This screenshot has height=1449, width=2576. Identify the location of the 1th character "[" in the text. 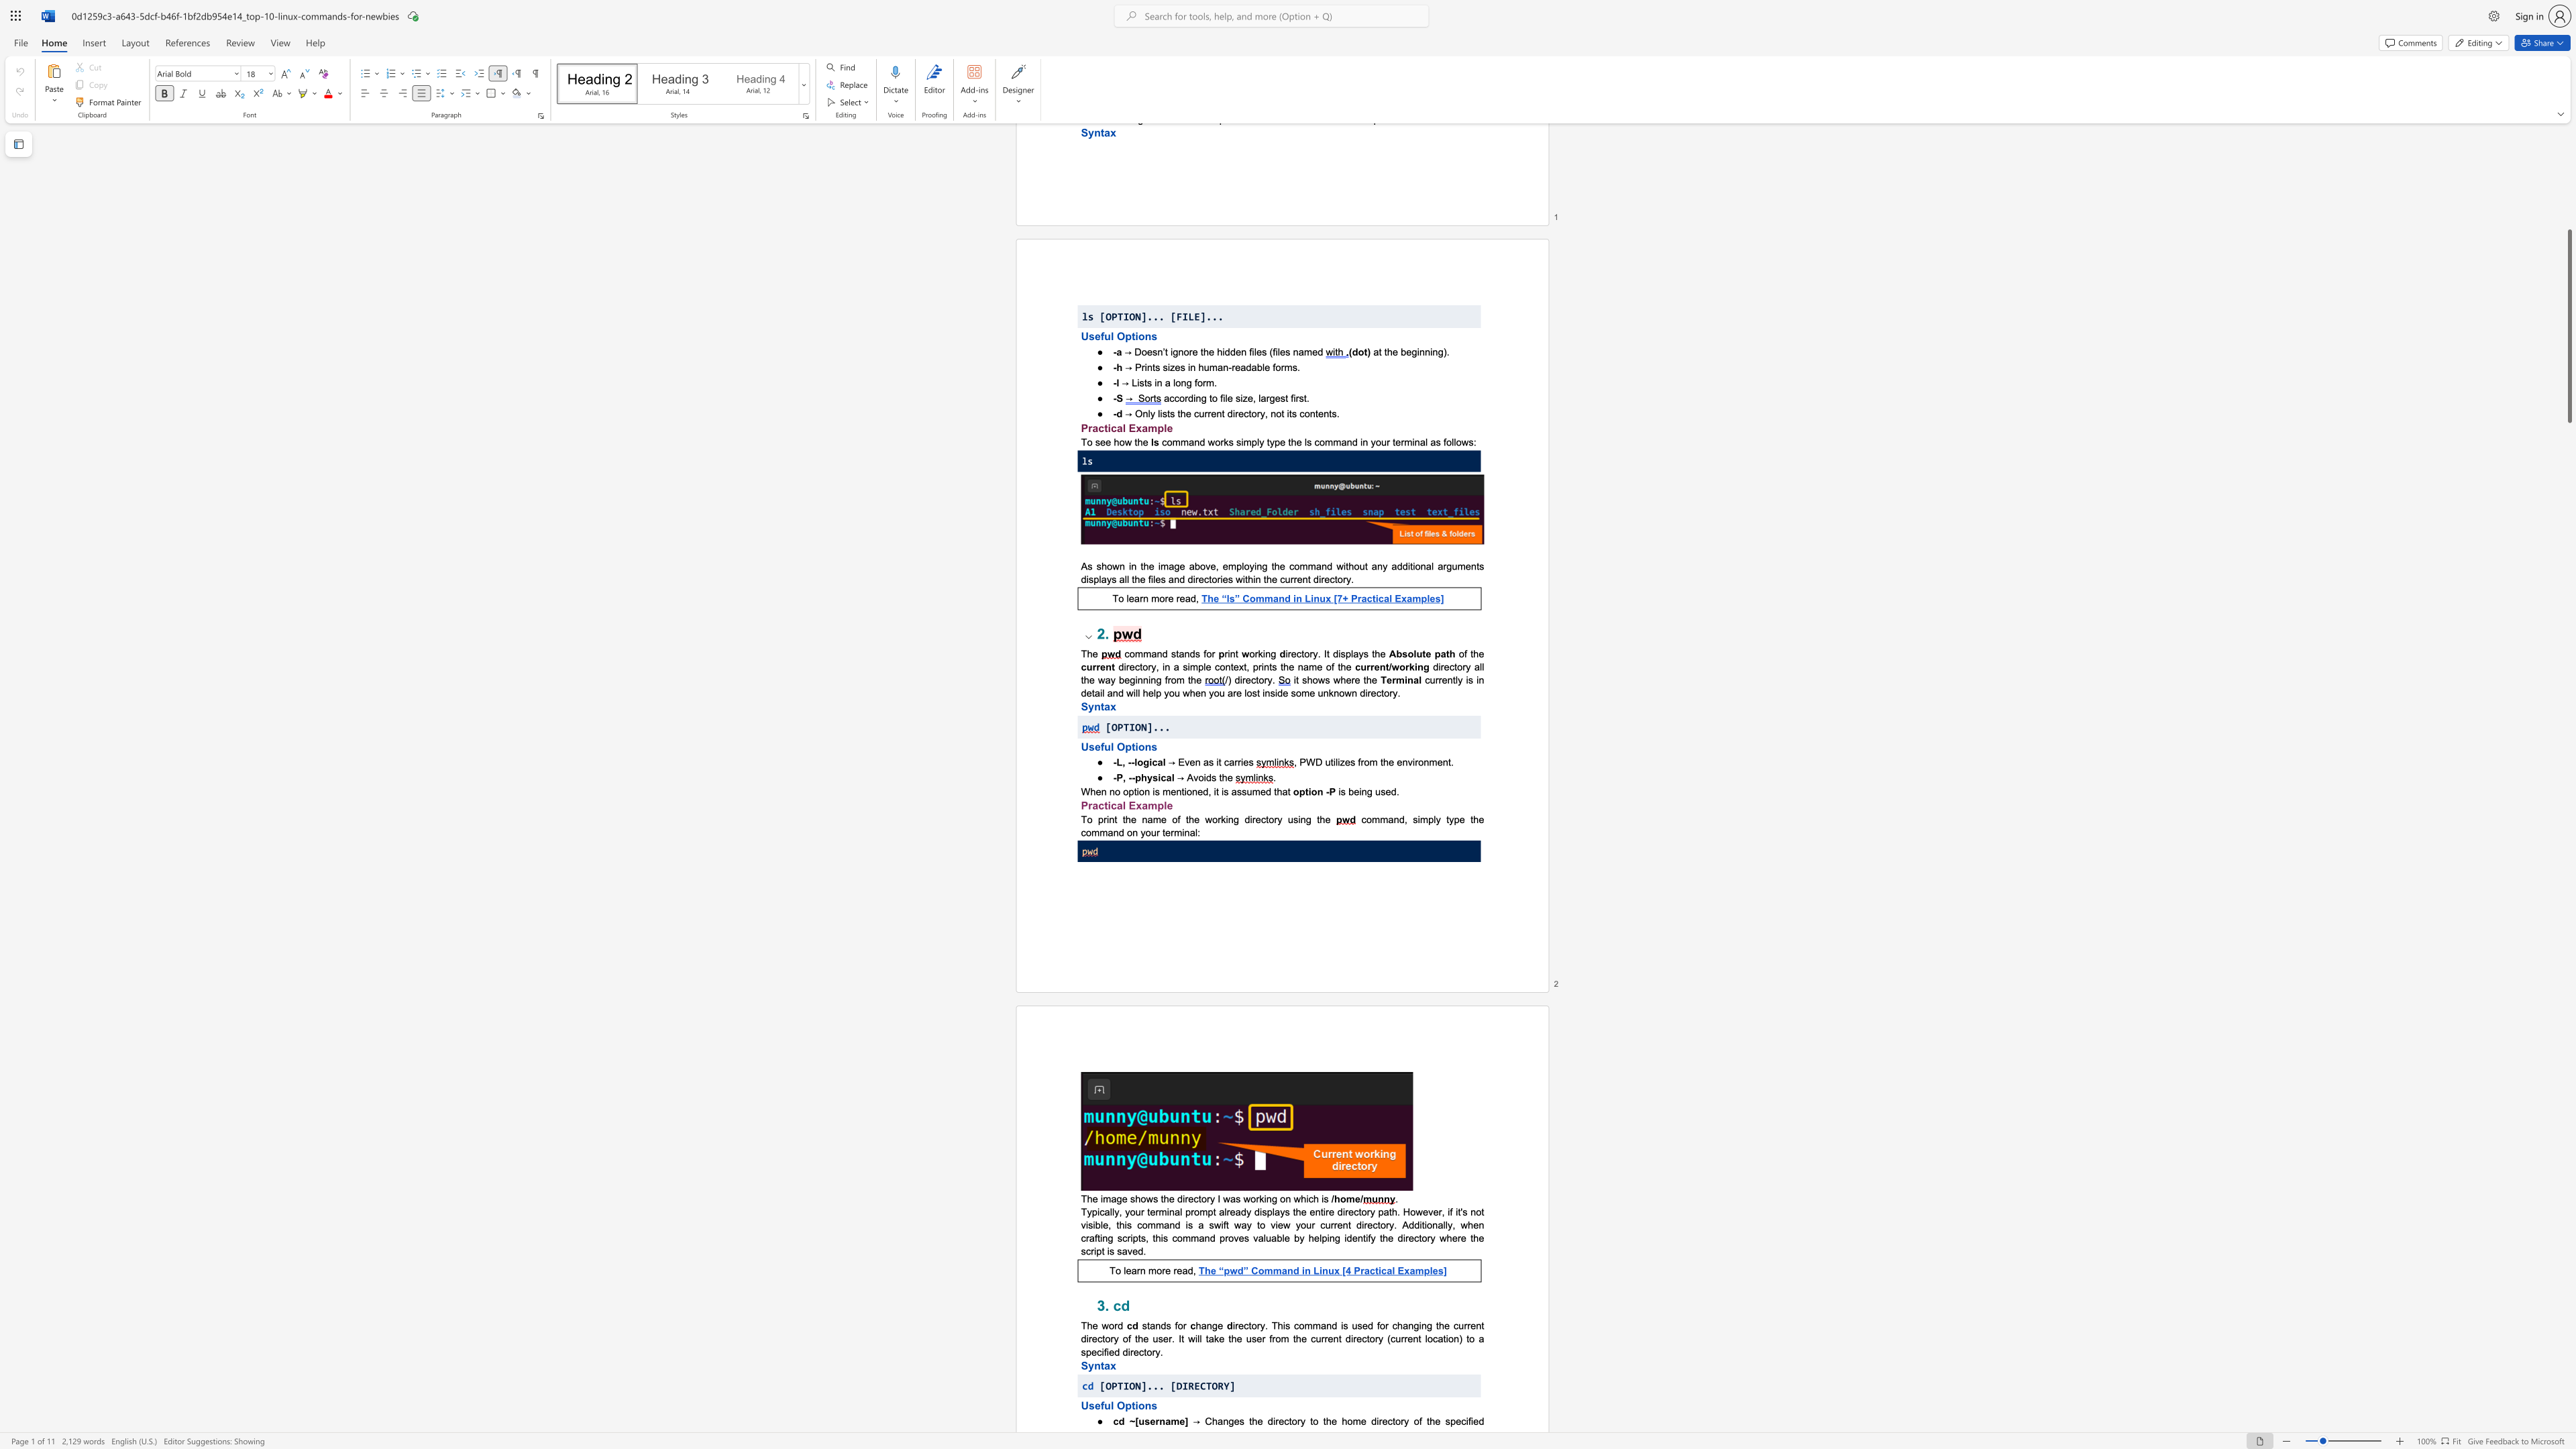
(1342, 1269).